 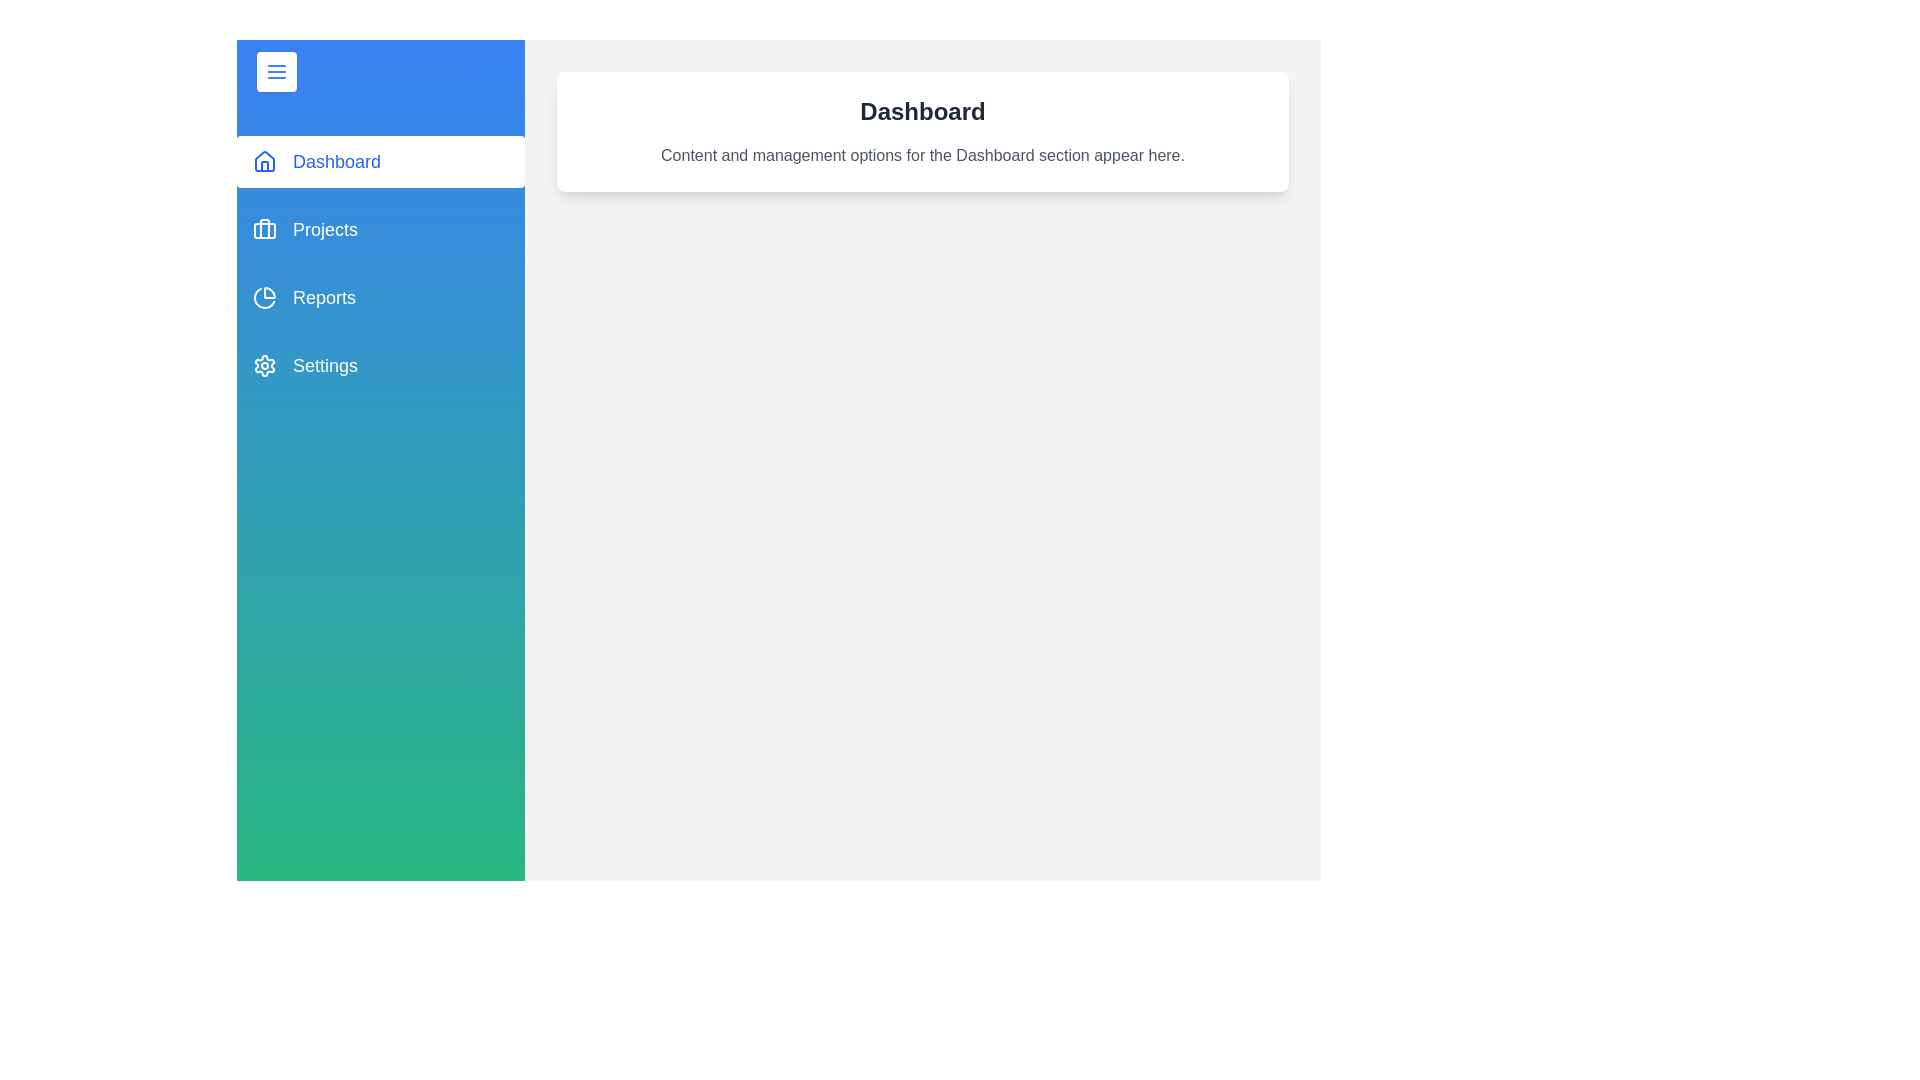 I want to click on the section Dashboard from the navigation menu, so click(x=380, y=161).